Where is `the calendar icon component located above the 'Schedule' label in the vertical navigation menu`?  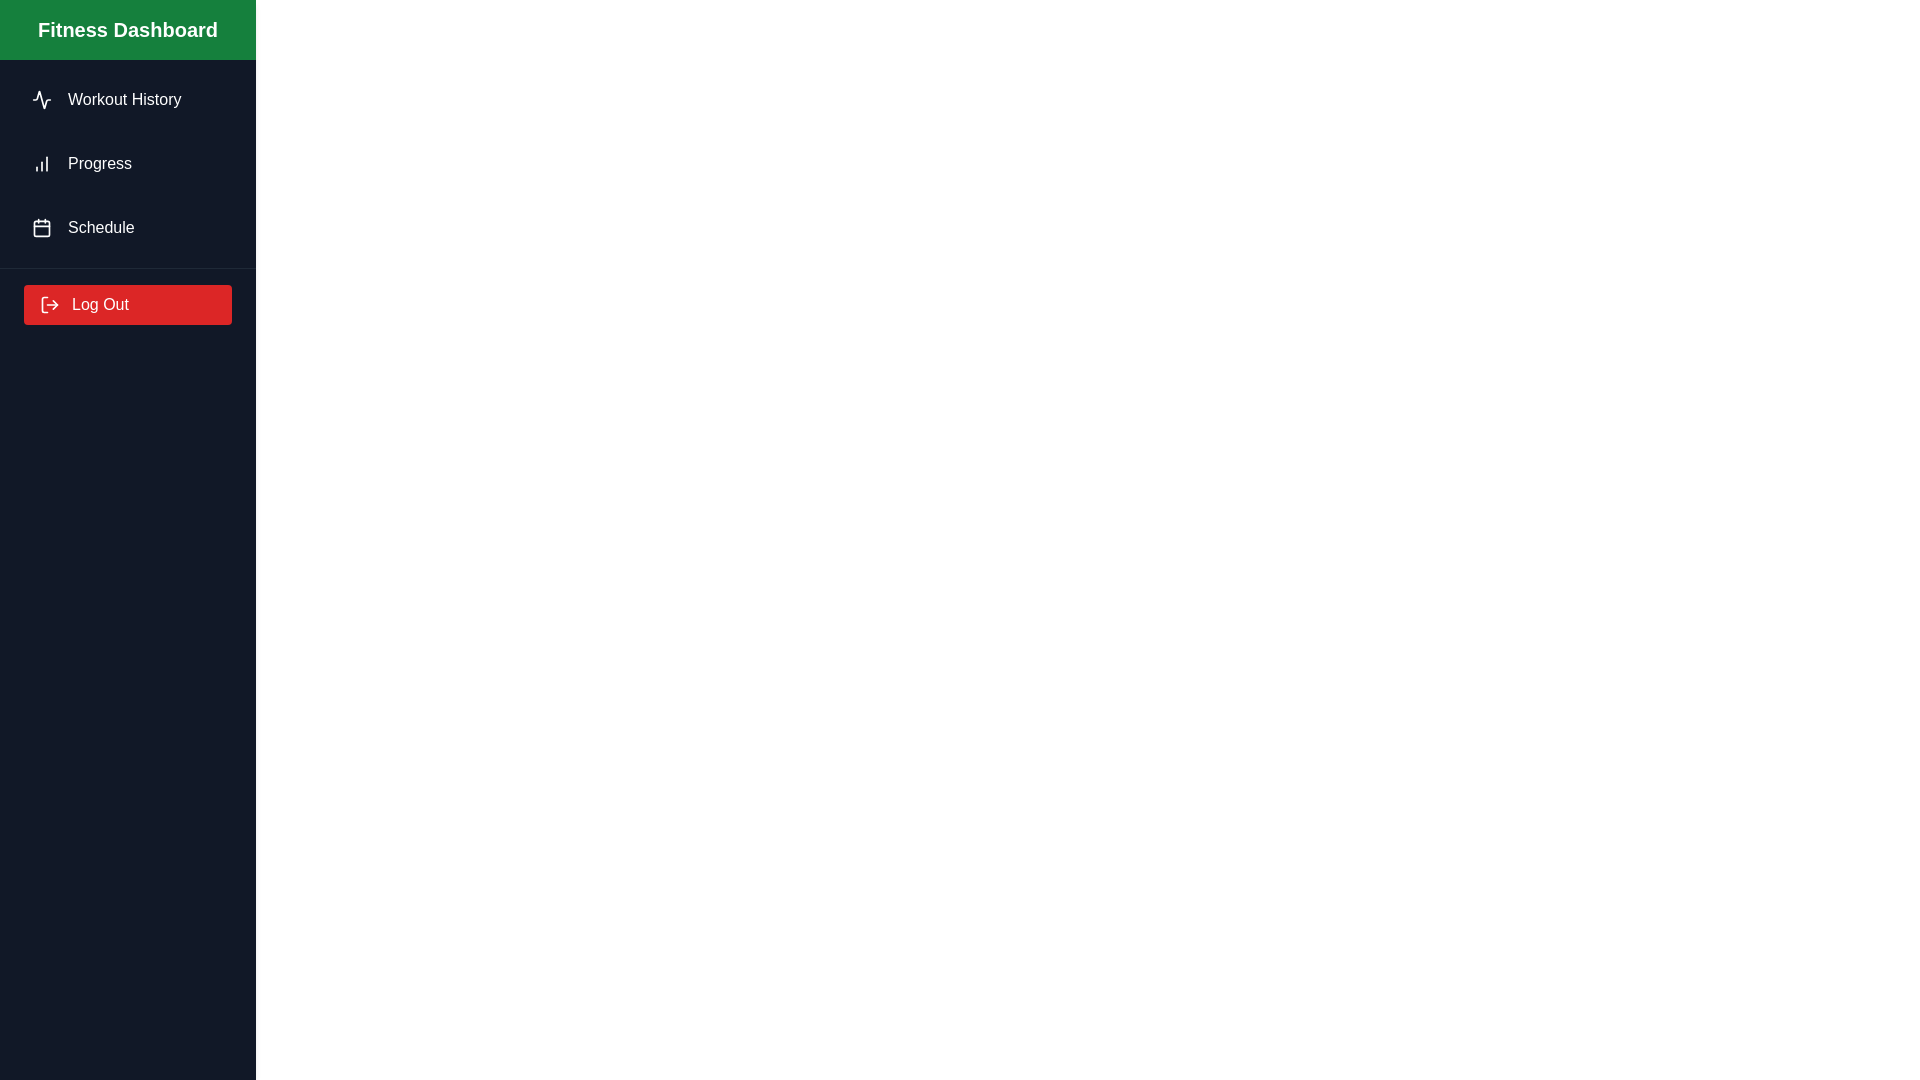
the calendar icon component located above the 'Schedule' label in the vertical navigation menu is located at coordinates (42, 226).